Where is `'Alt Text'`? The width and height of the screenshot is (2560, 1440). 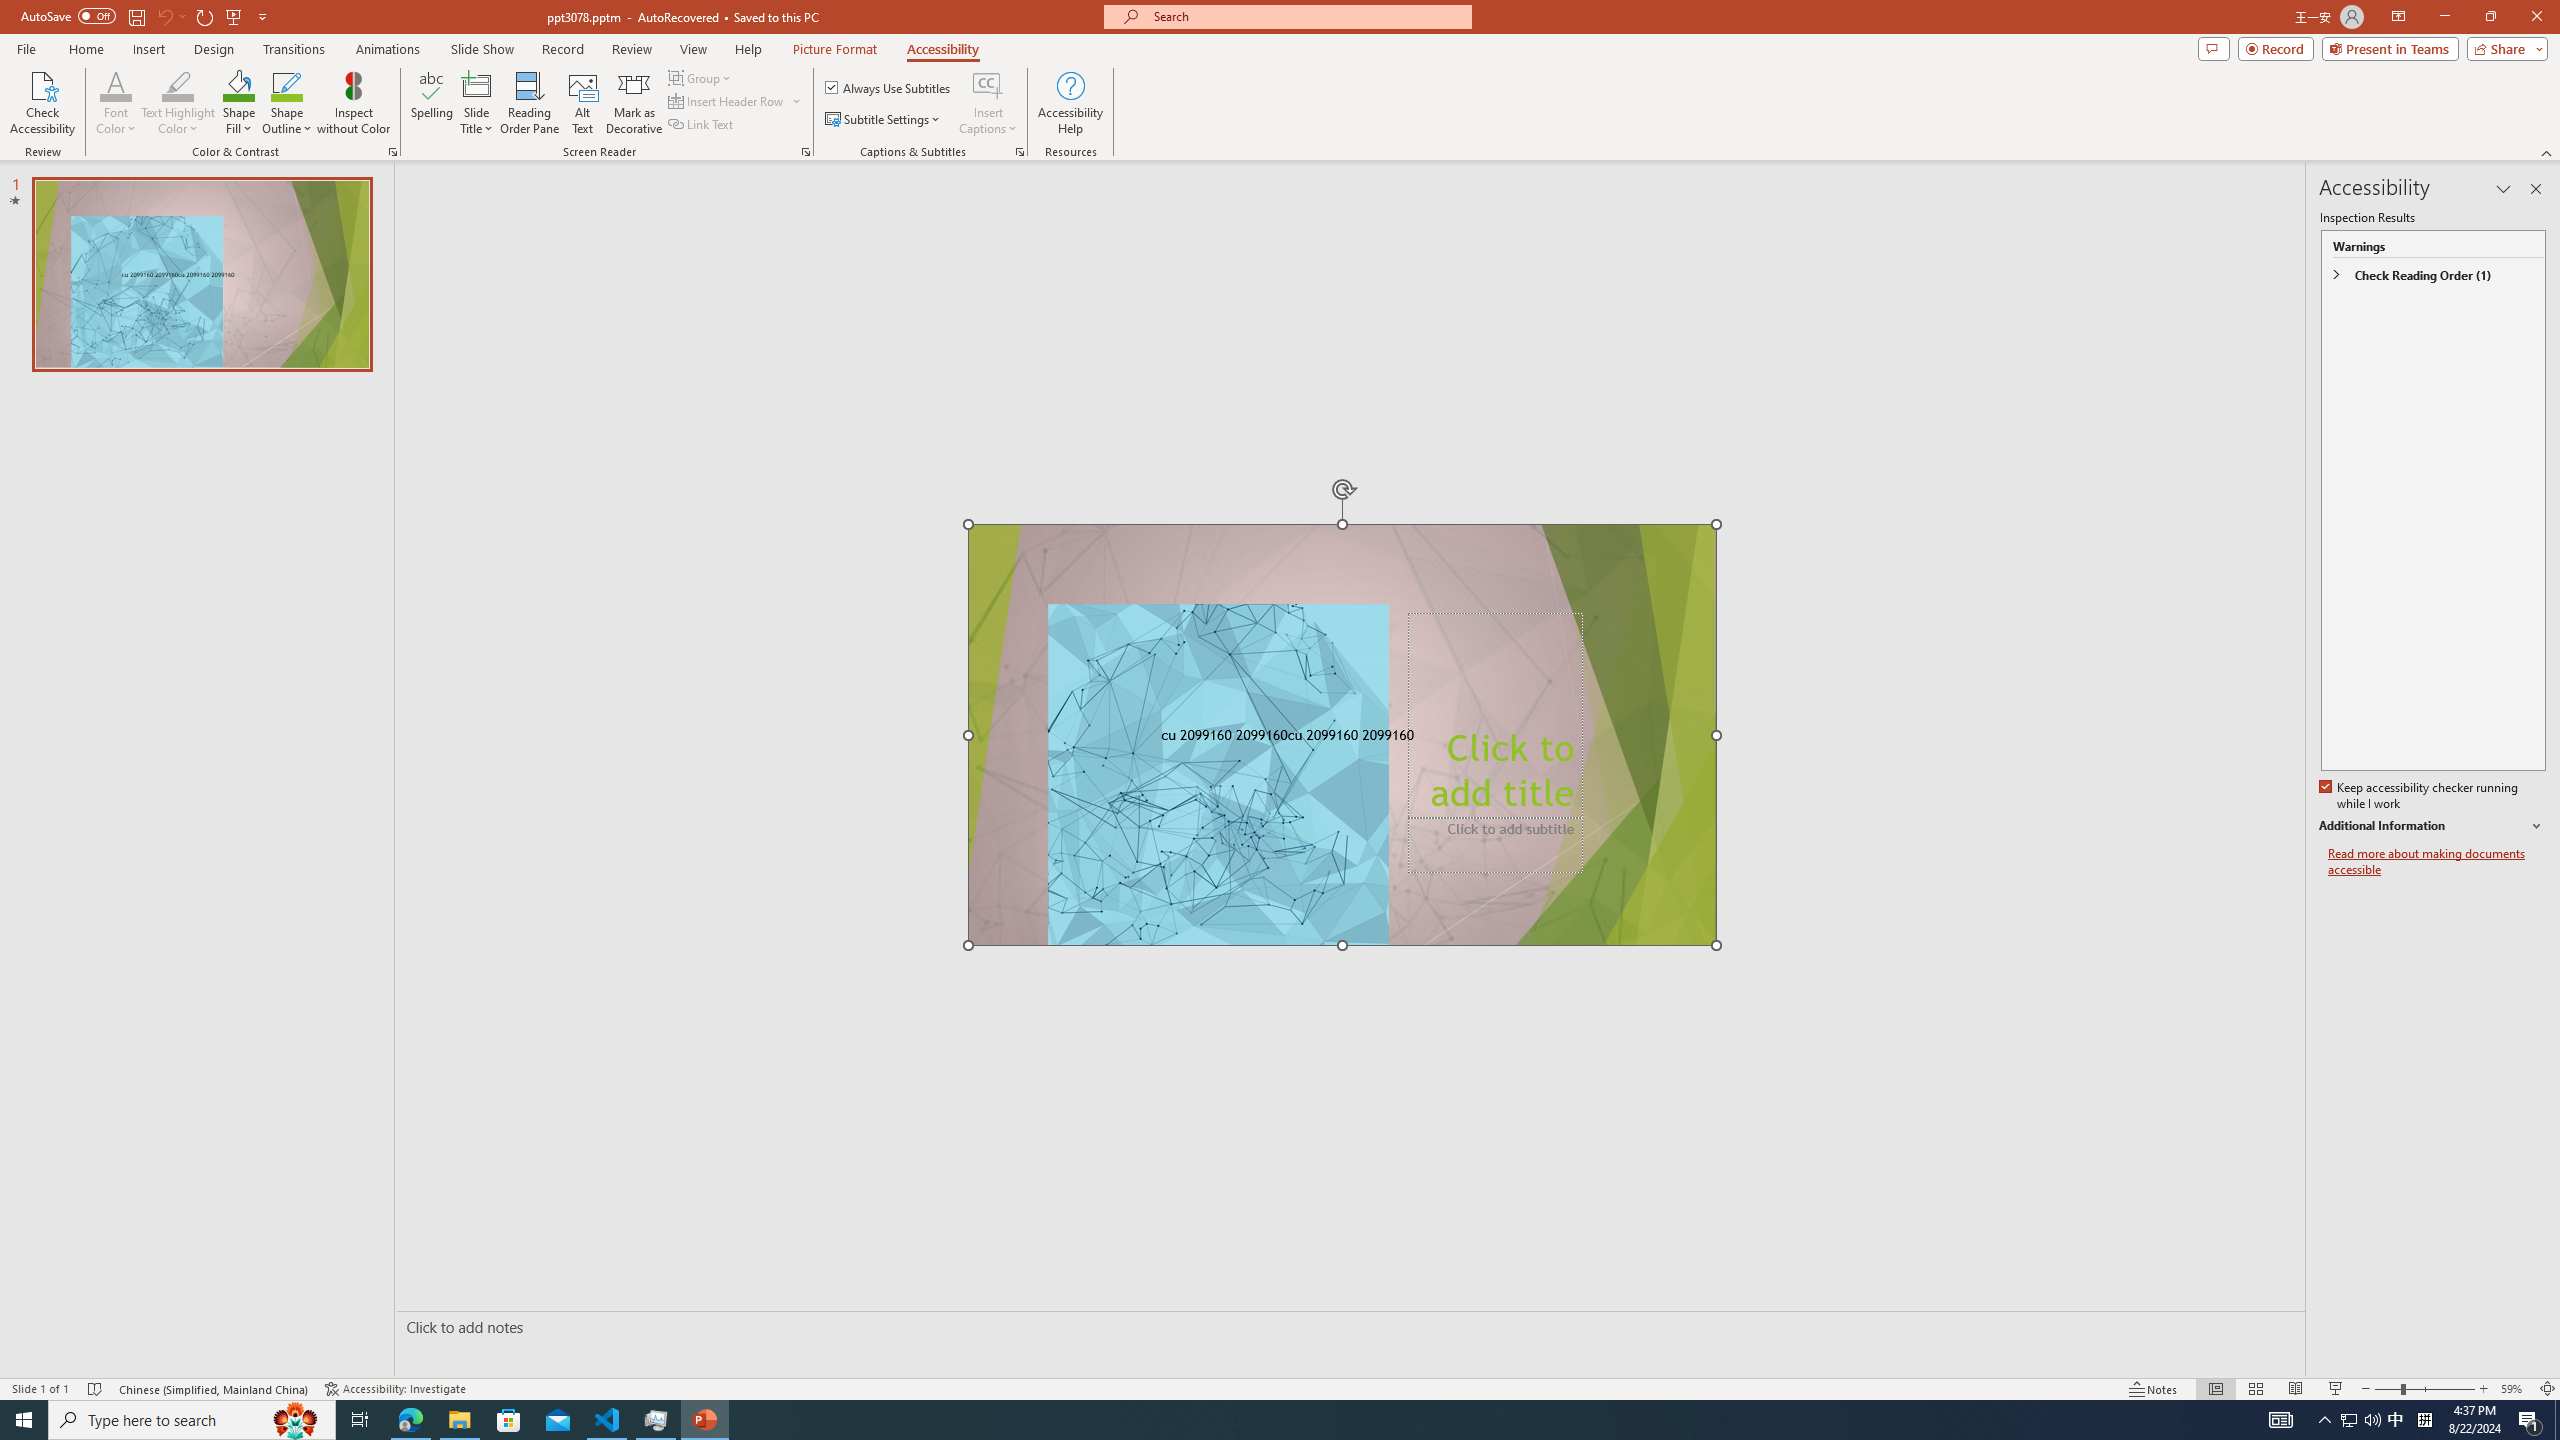
'Alt Text' is located at coordinates (582, 103).